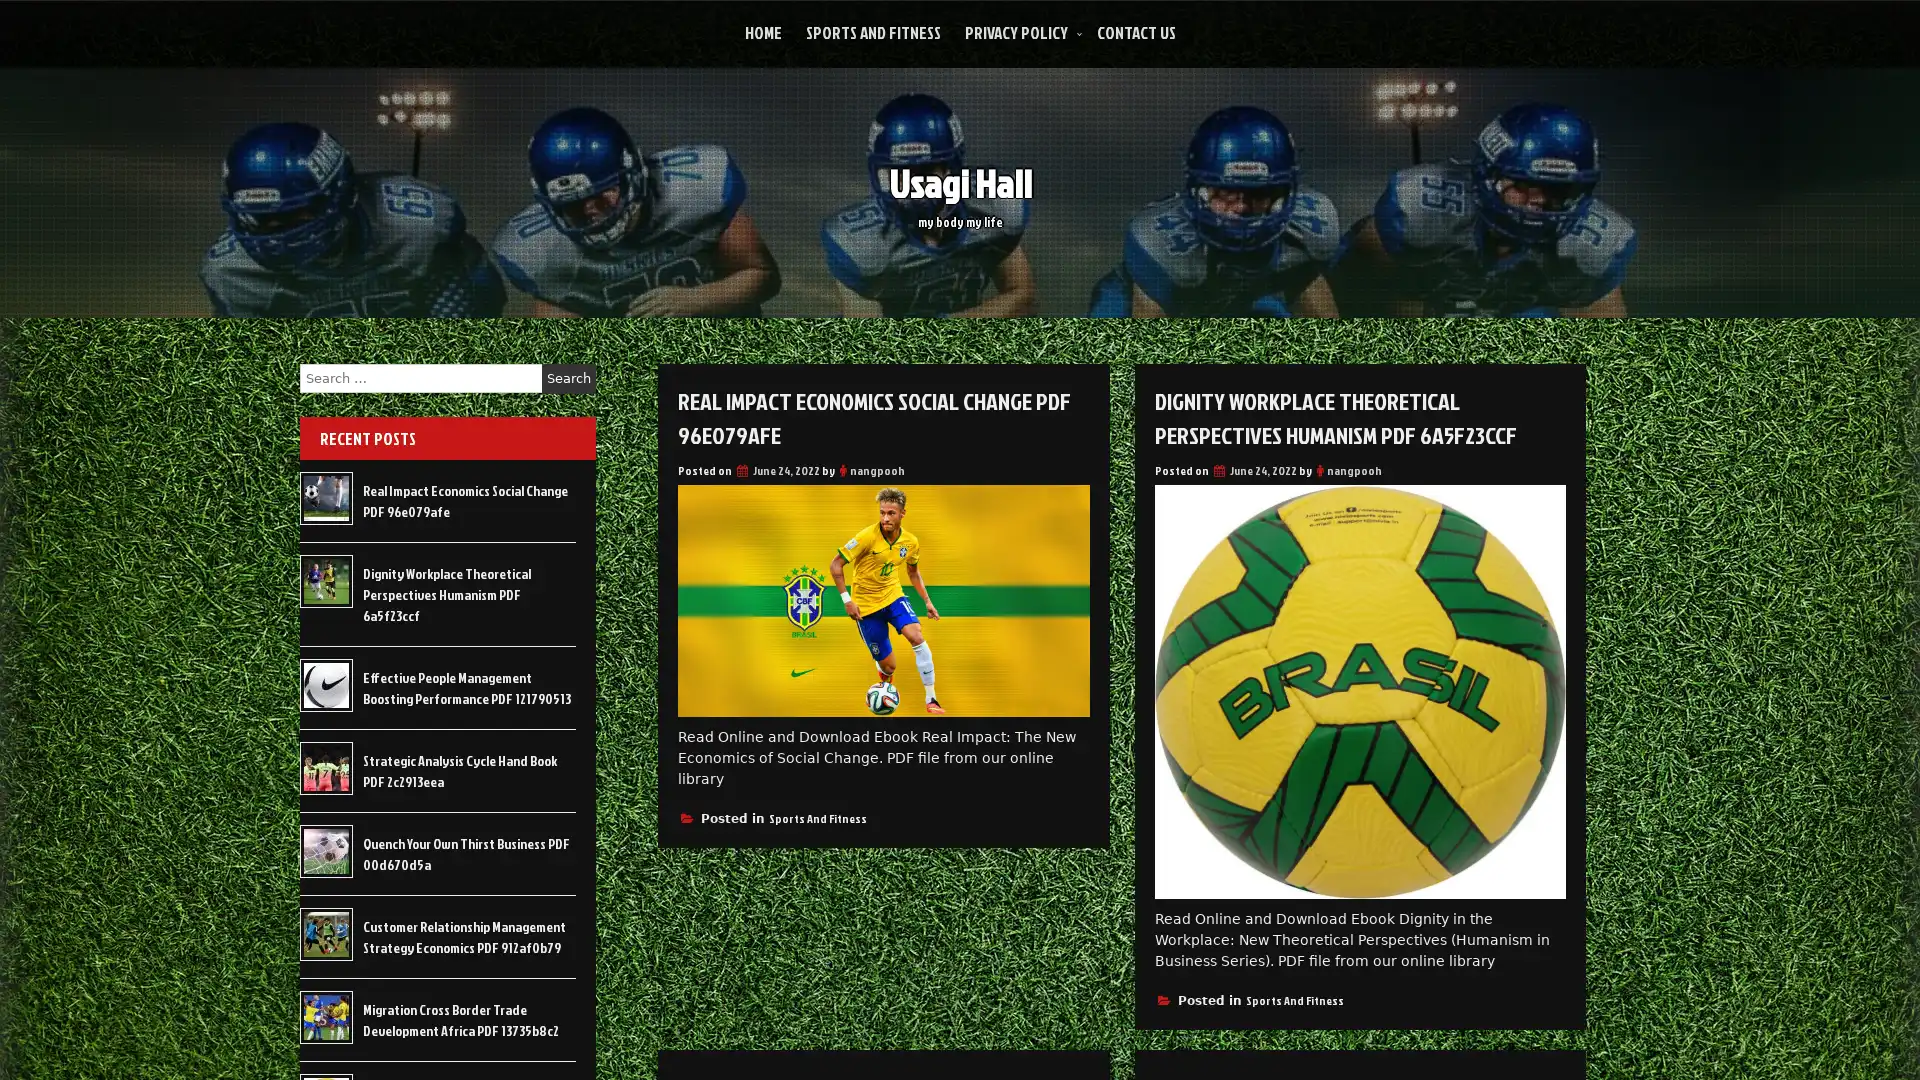 The height and width of the screenshot is (1080, 1920). Describe the element at coordinates (568, 378) in the screenshot. I see `Search` at that location.